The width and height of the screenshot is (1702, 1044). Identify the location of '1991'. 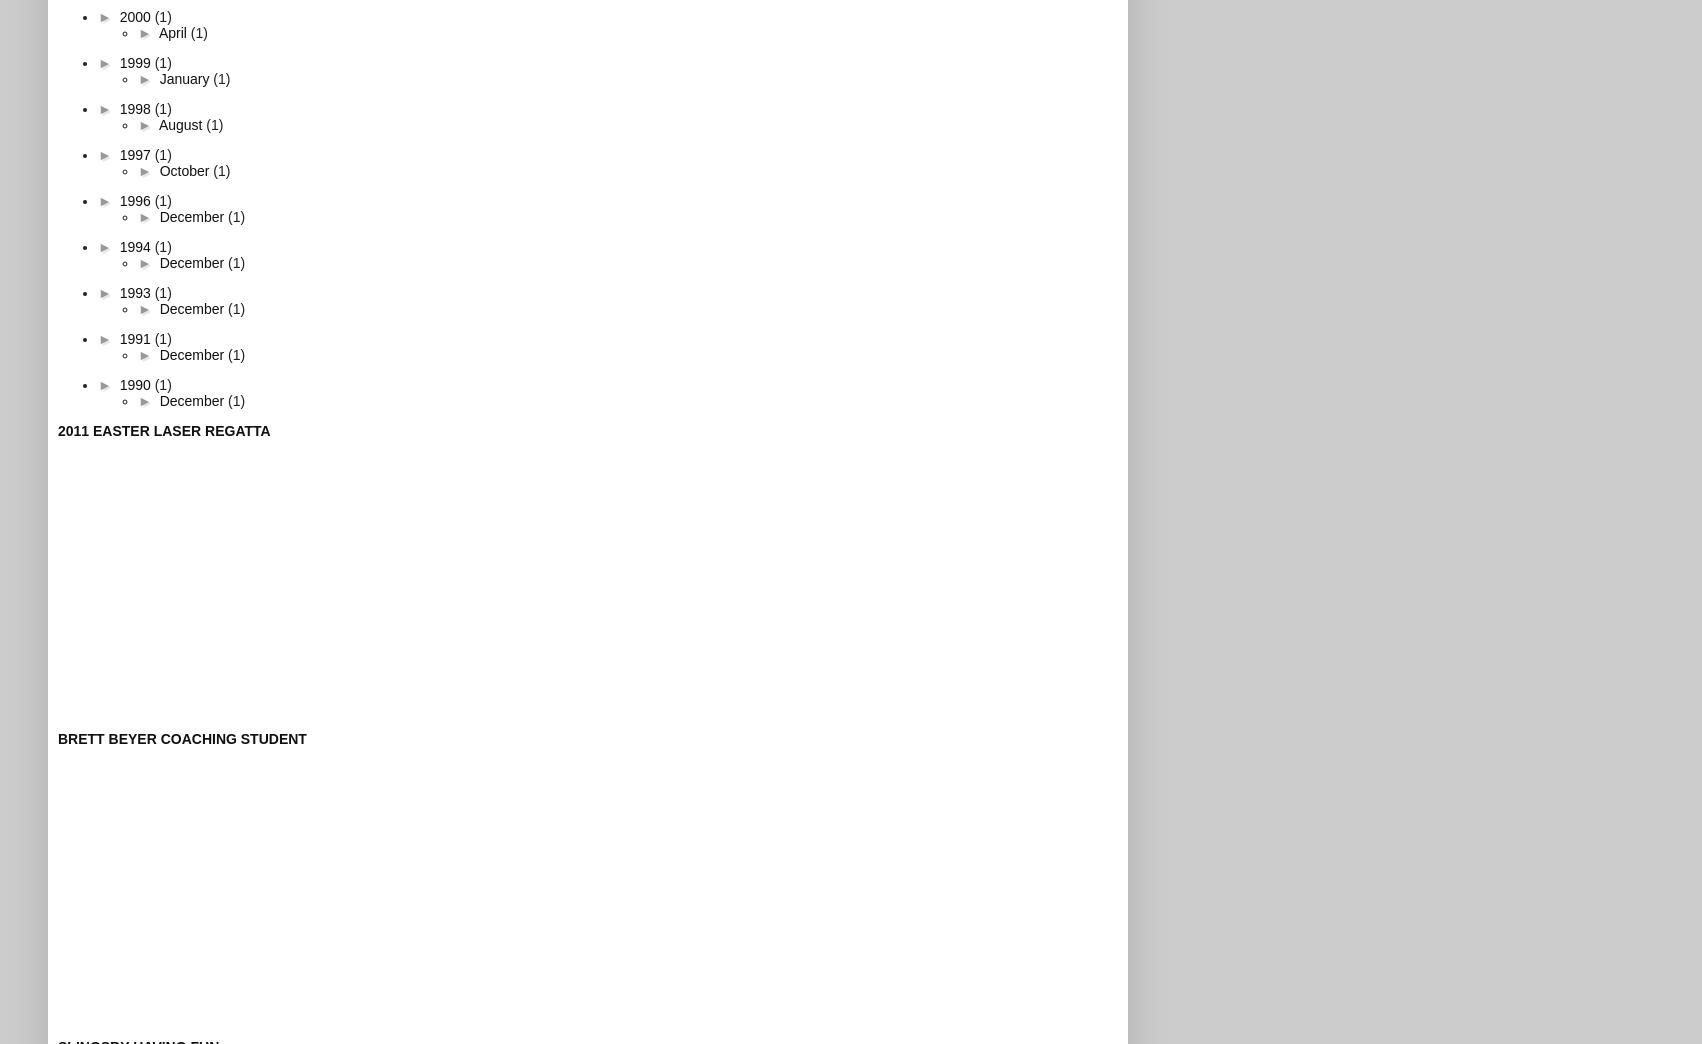
(118, 338).